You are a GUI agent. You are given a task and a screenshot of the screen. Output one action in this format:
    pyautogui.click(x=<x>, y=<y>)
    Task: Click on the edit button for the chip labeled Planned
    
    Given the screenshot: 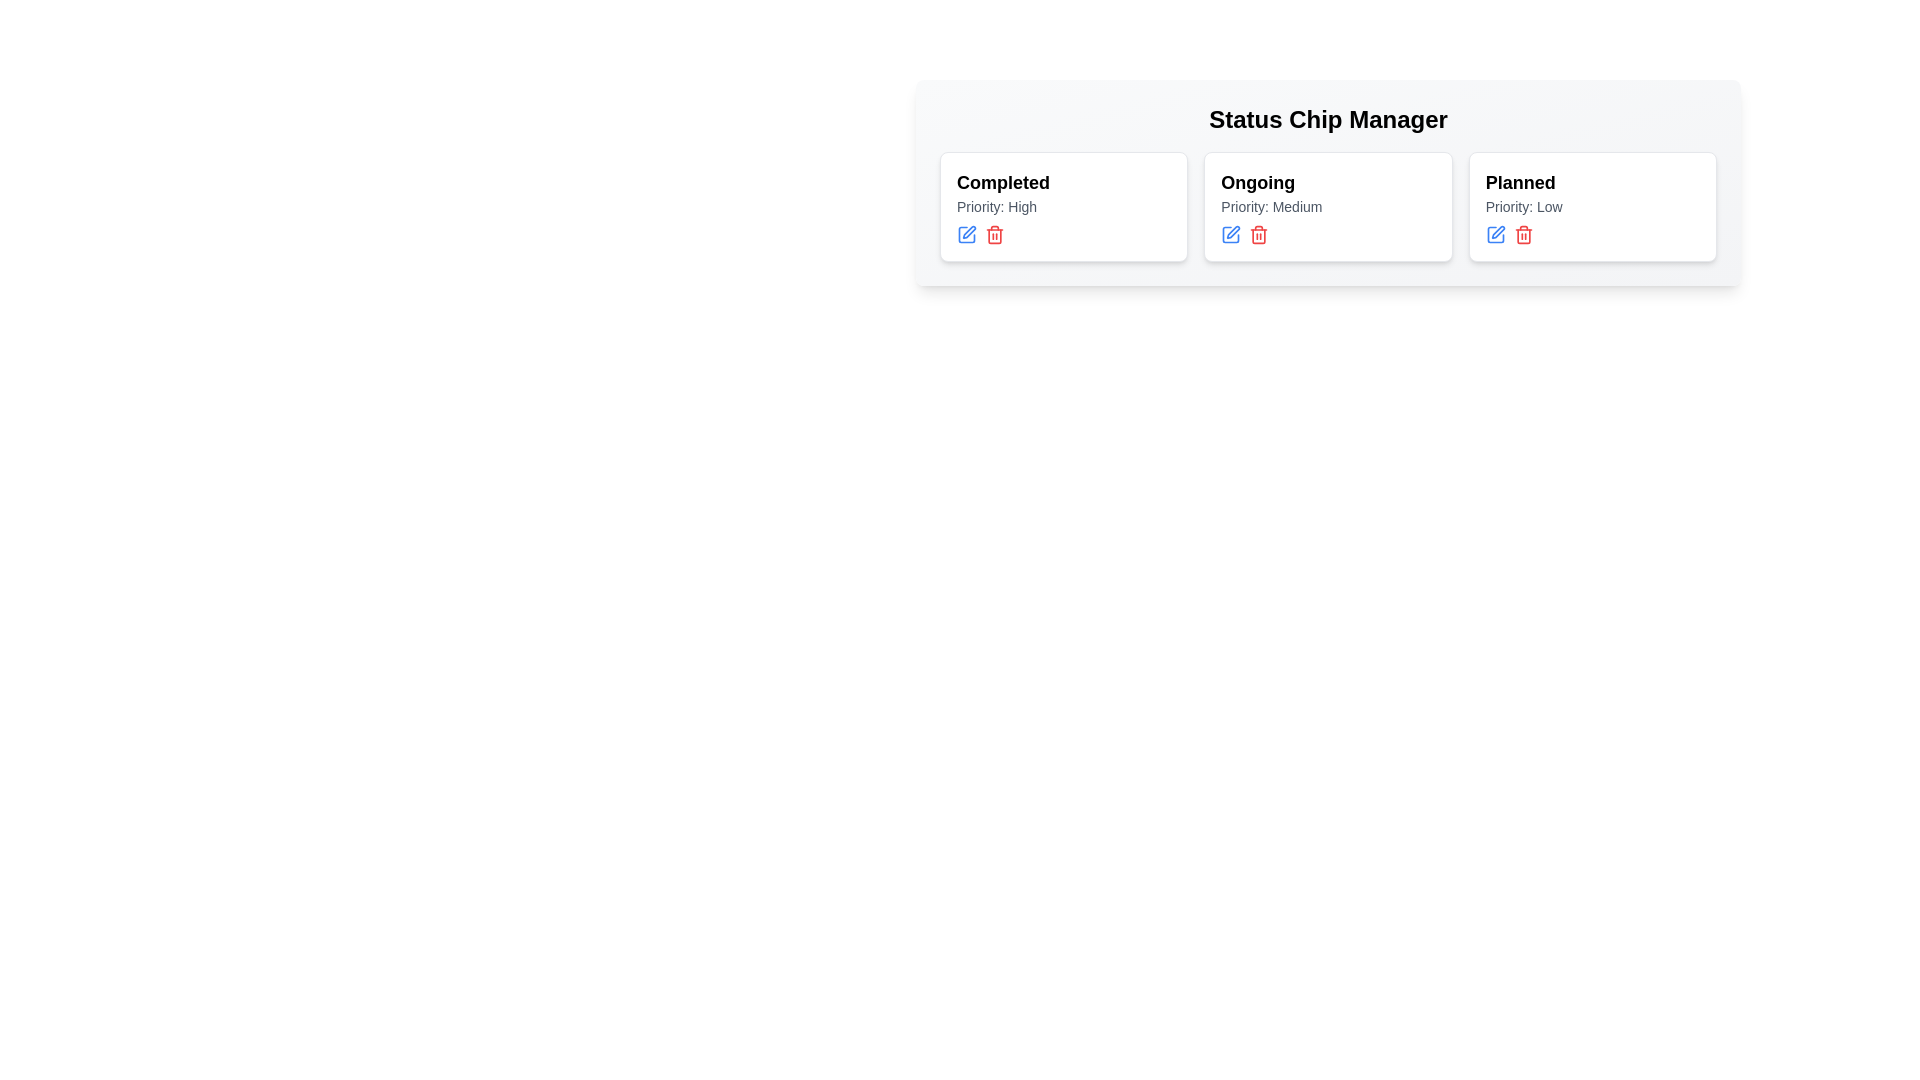 What is the action you would take?
    pyautogui.click(x=1494, y=234)
    